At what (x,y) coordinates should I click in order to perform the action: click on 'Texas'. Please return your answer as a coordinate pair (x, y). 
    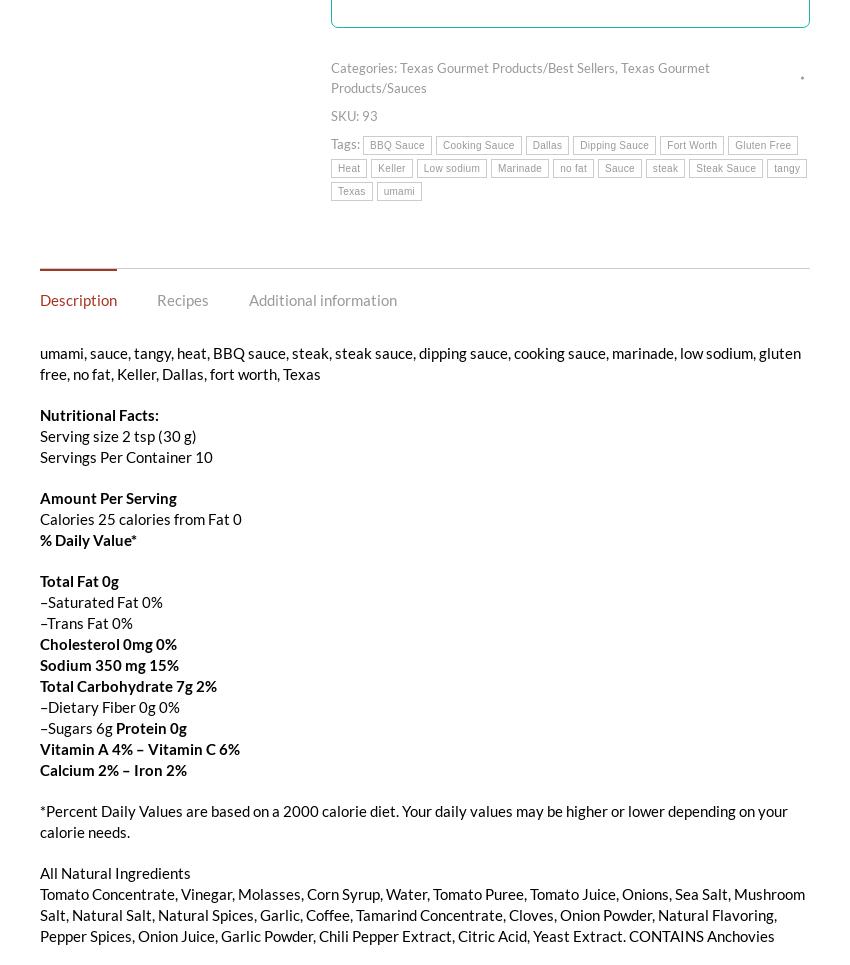
    Looking at the image, I should click on (337, 190).